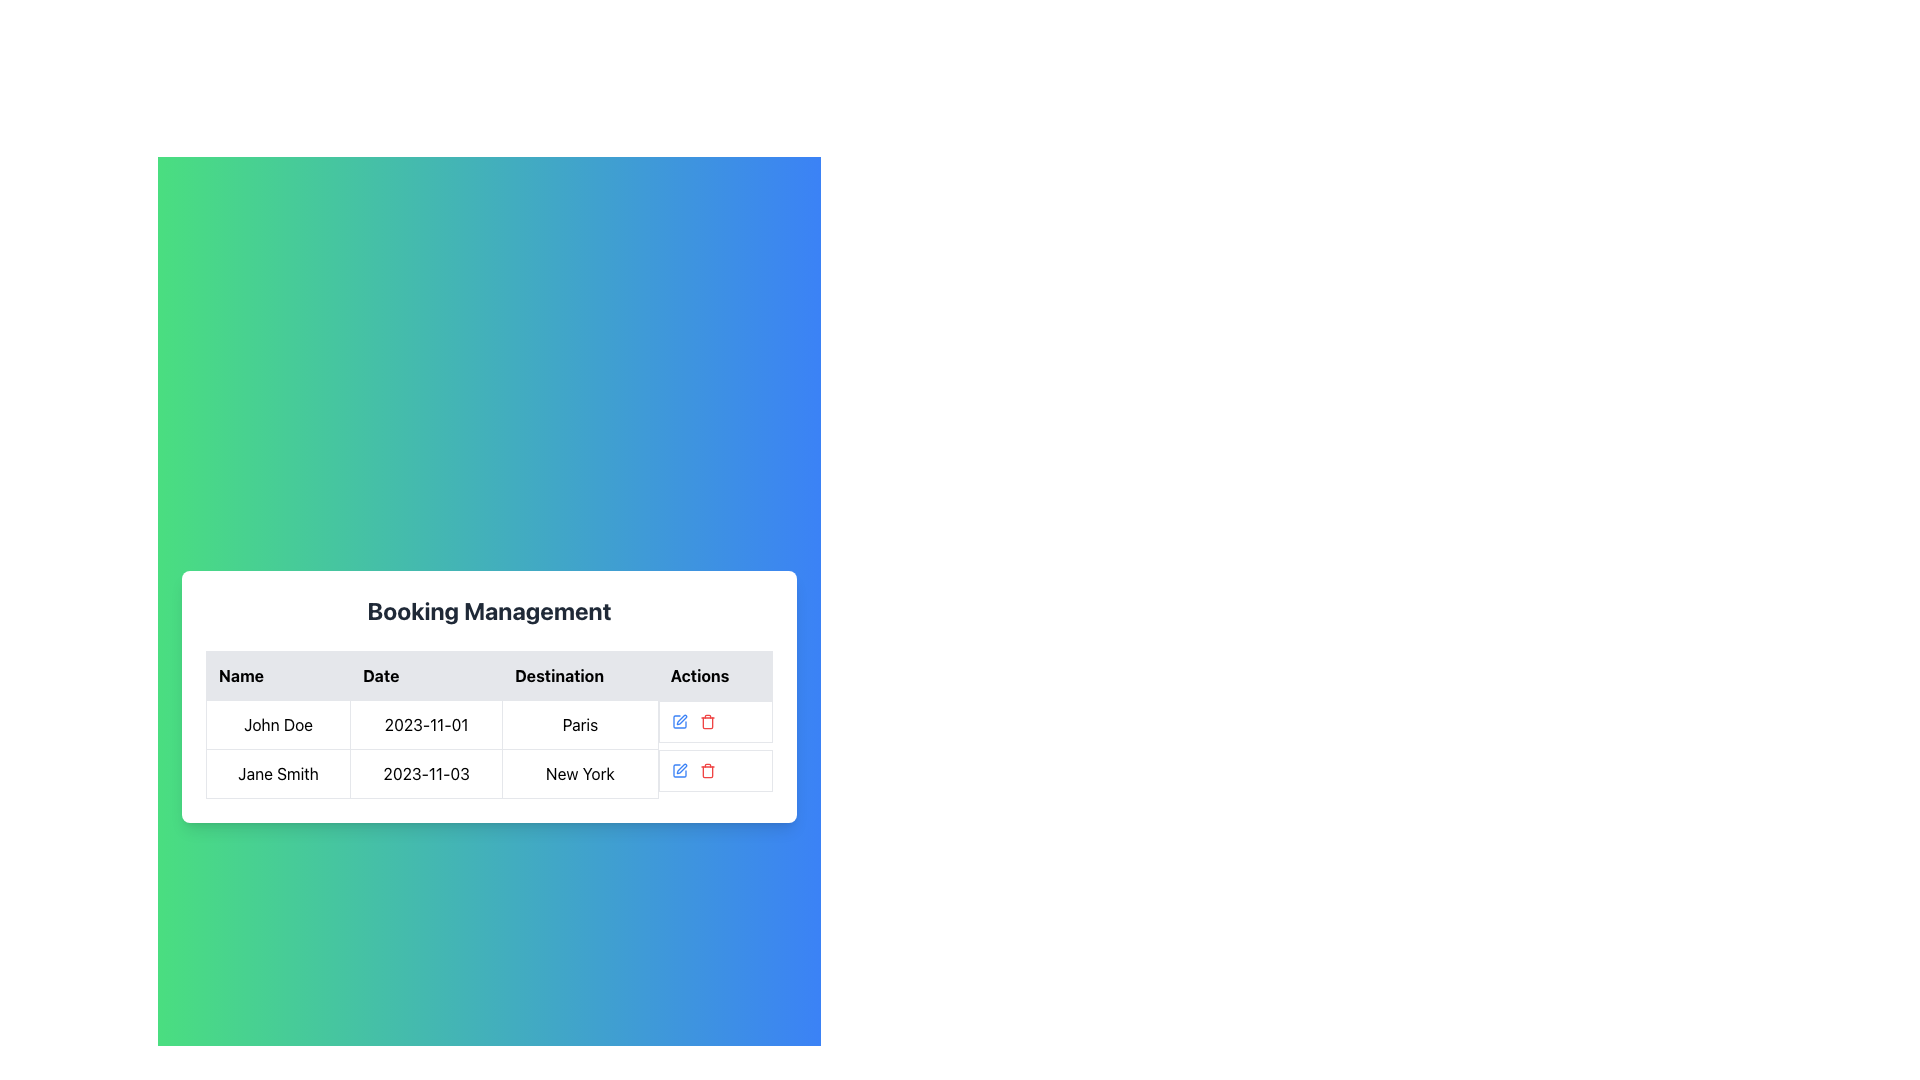  I want to click on the edit button icon in the 'Actions' column associated with 'John Doe' to observe a color change, so click(679, 769).